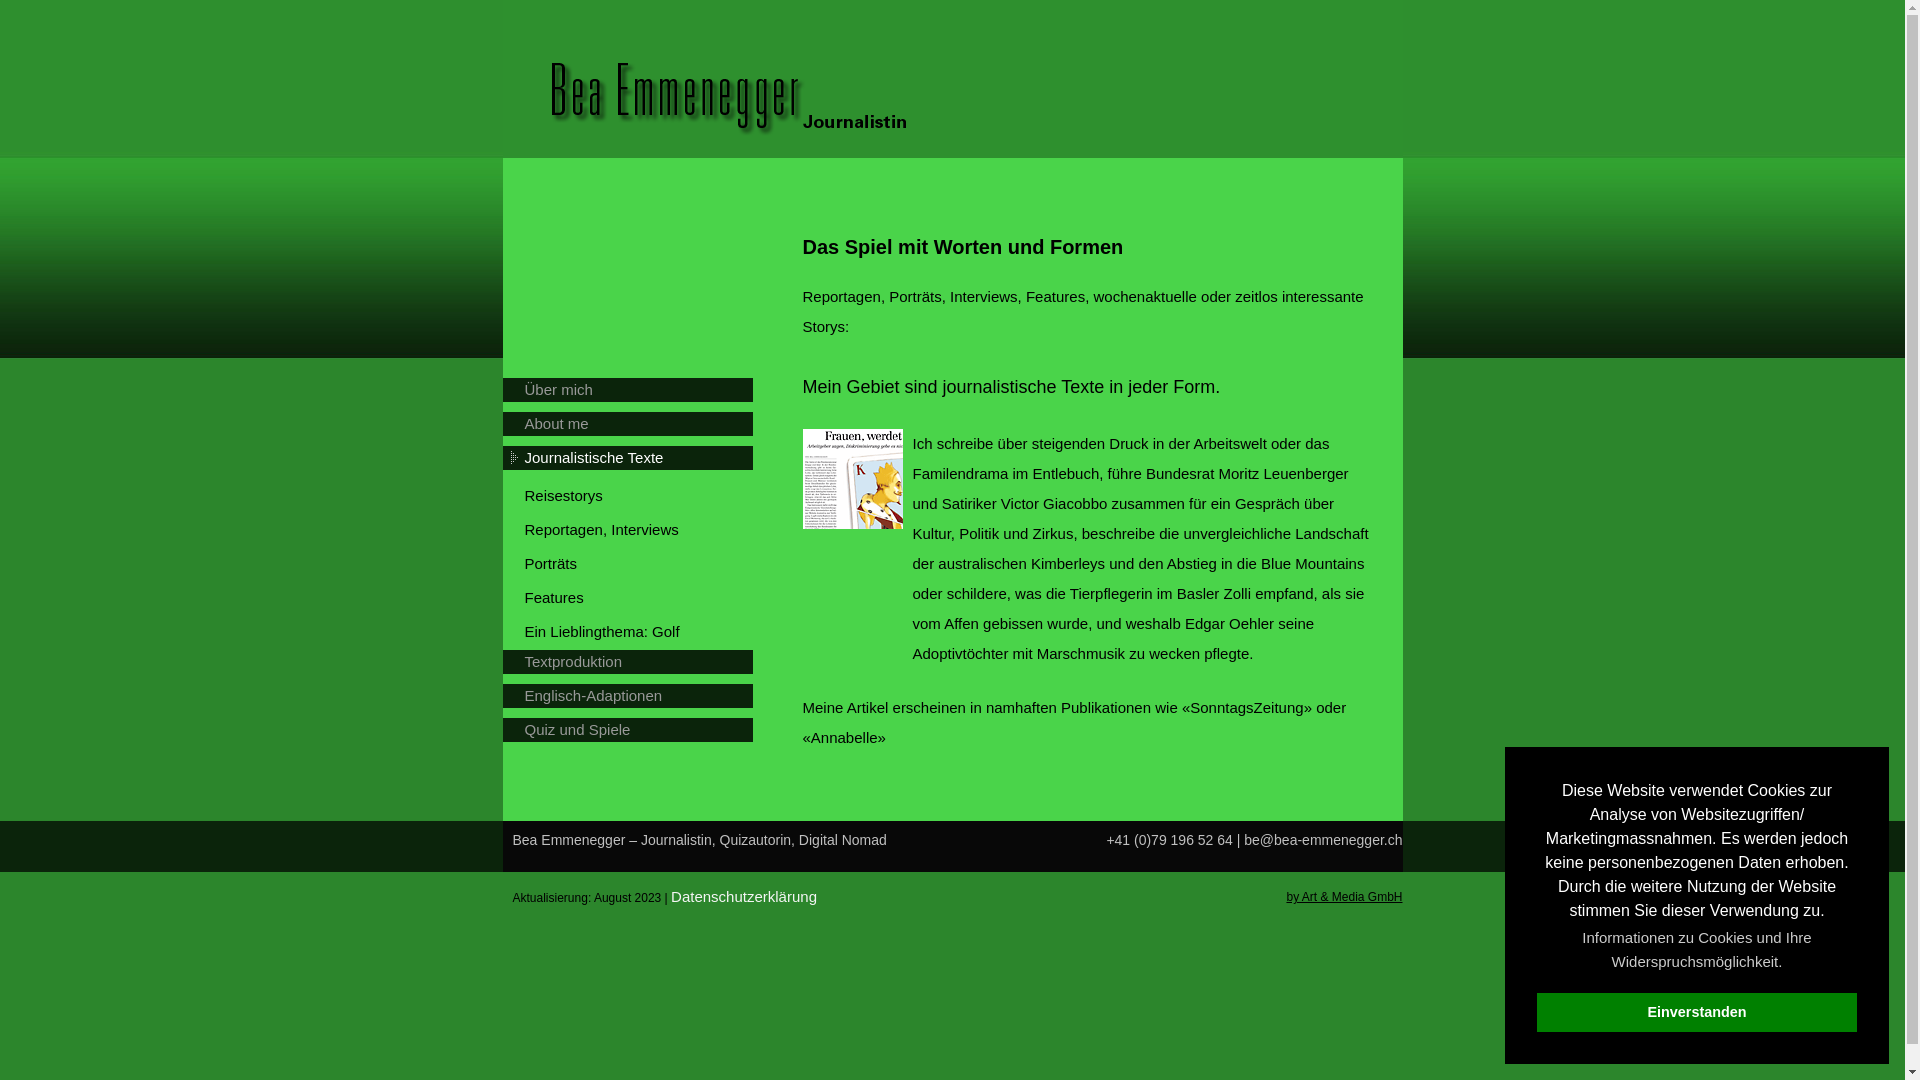  What do you see at coordinates (1535, 1011) in the screenshot?
I see `'Einverstanden'` at bounding box center [1535, 1011].